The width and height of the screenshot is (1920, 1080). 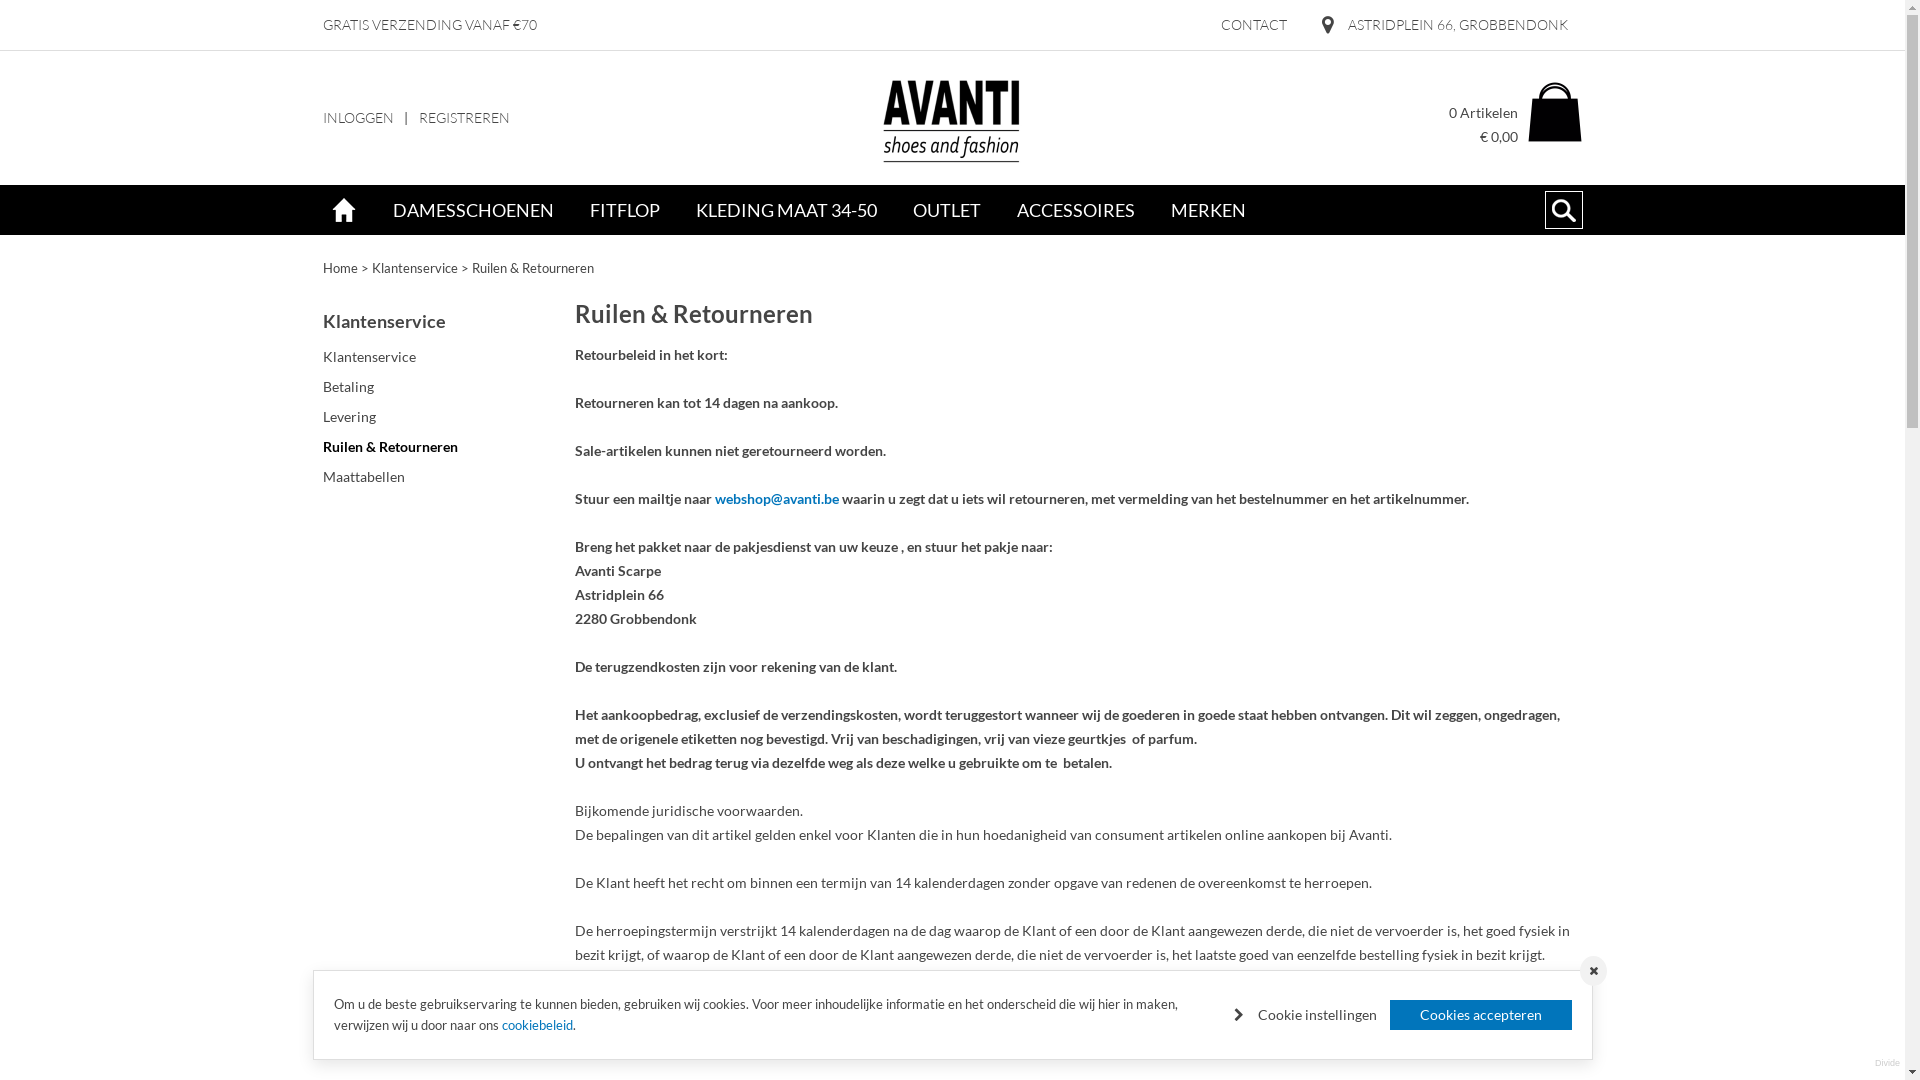 What do you see at coordinates (357, 118) in the screenshot?
I see `'INLOGGEN'` at bounding box center [357, 118].